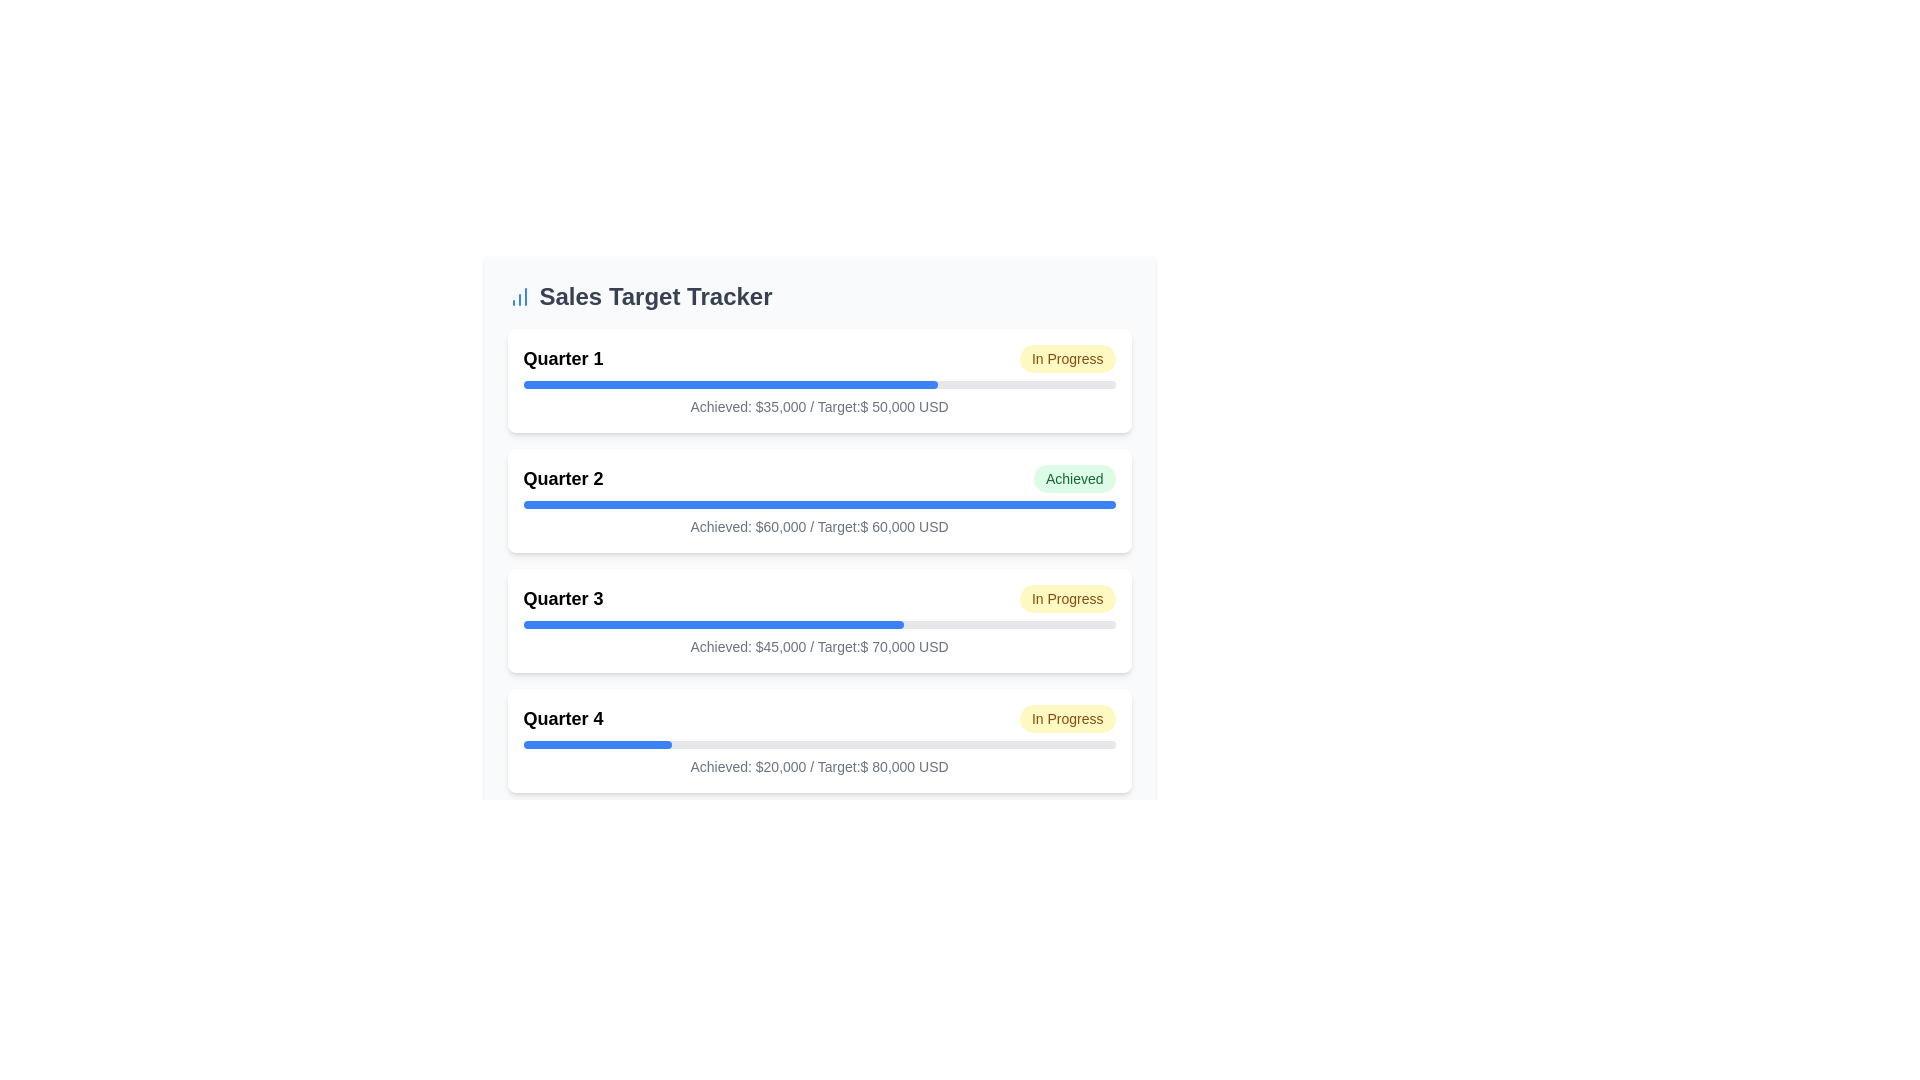  I want to click on the status indicator label for 'Quarter 3' sales target that shows 'In Progress', so click(1066, 597).